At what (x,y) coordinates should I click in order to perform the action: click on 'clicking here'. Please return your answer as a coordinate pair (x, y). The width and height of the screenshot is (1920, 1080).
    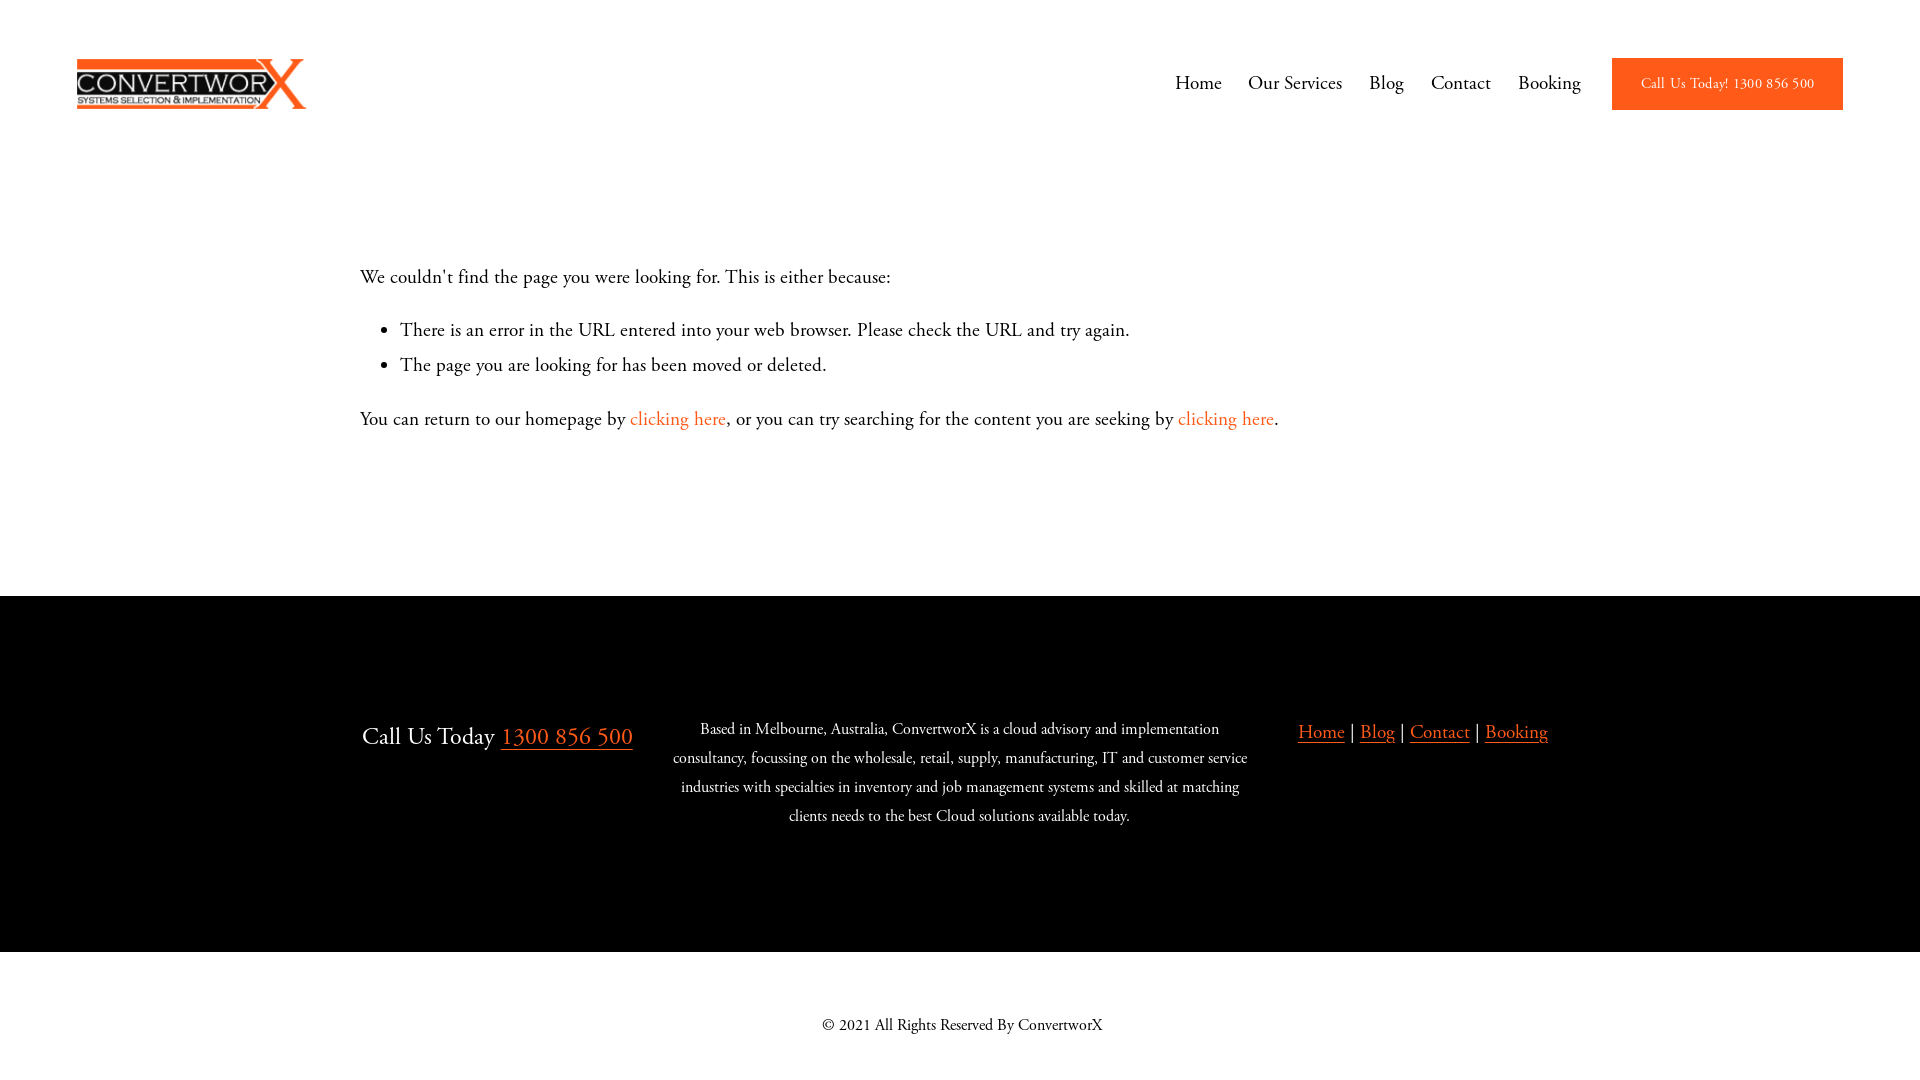
    Looking at the image, I should click on (677, 418).